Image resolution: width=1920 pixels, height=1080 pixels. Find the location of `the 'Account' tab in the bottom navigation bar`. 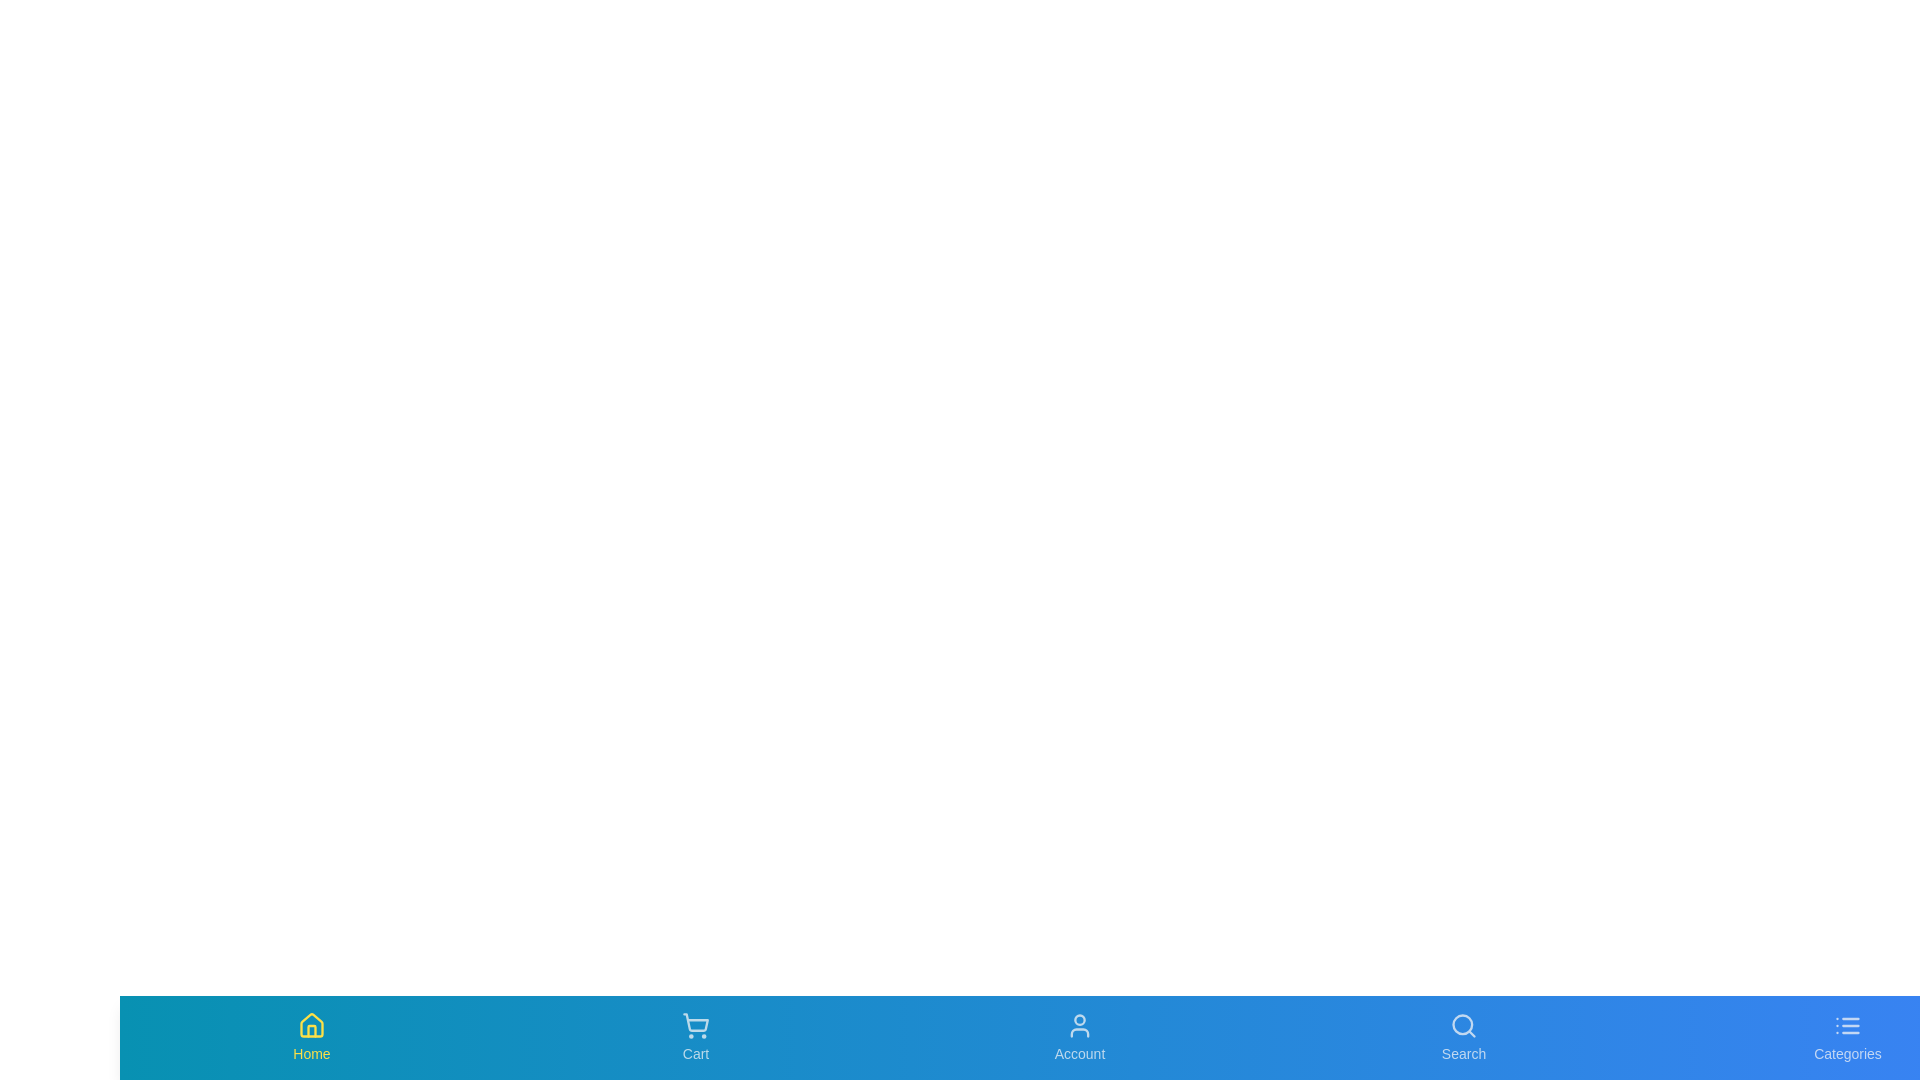

the 'Account' tab in the bottom navigation bar is located at coordinates (1079, 1036).